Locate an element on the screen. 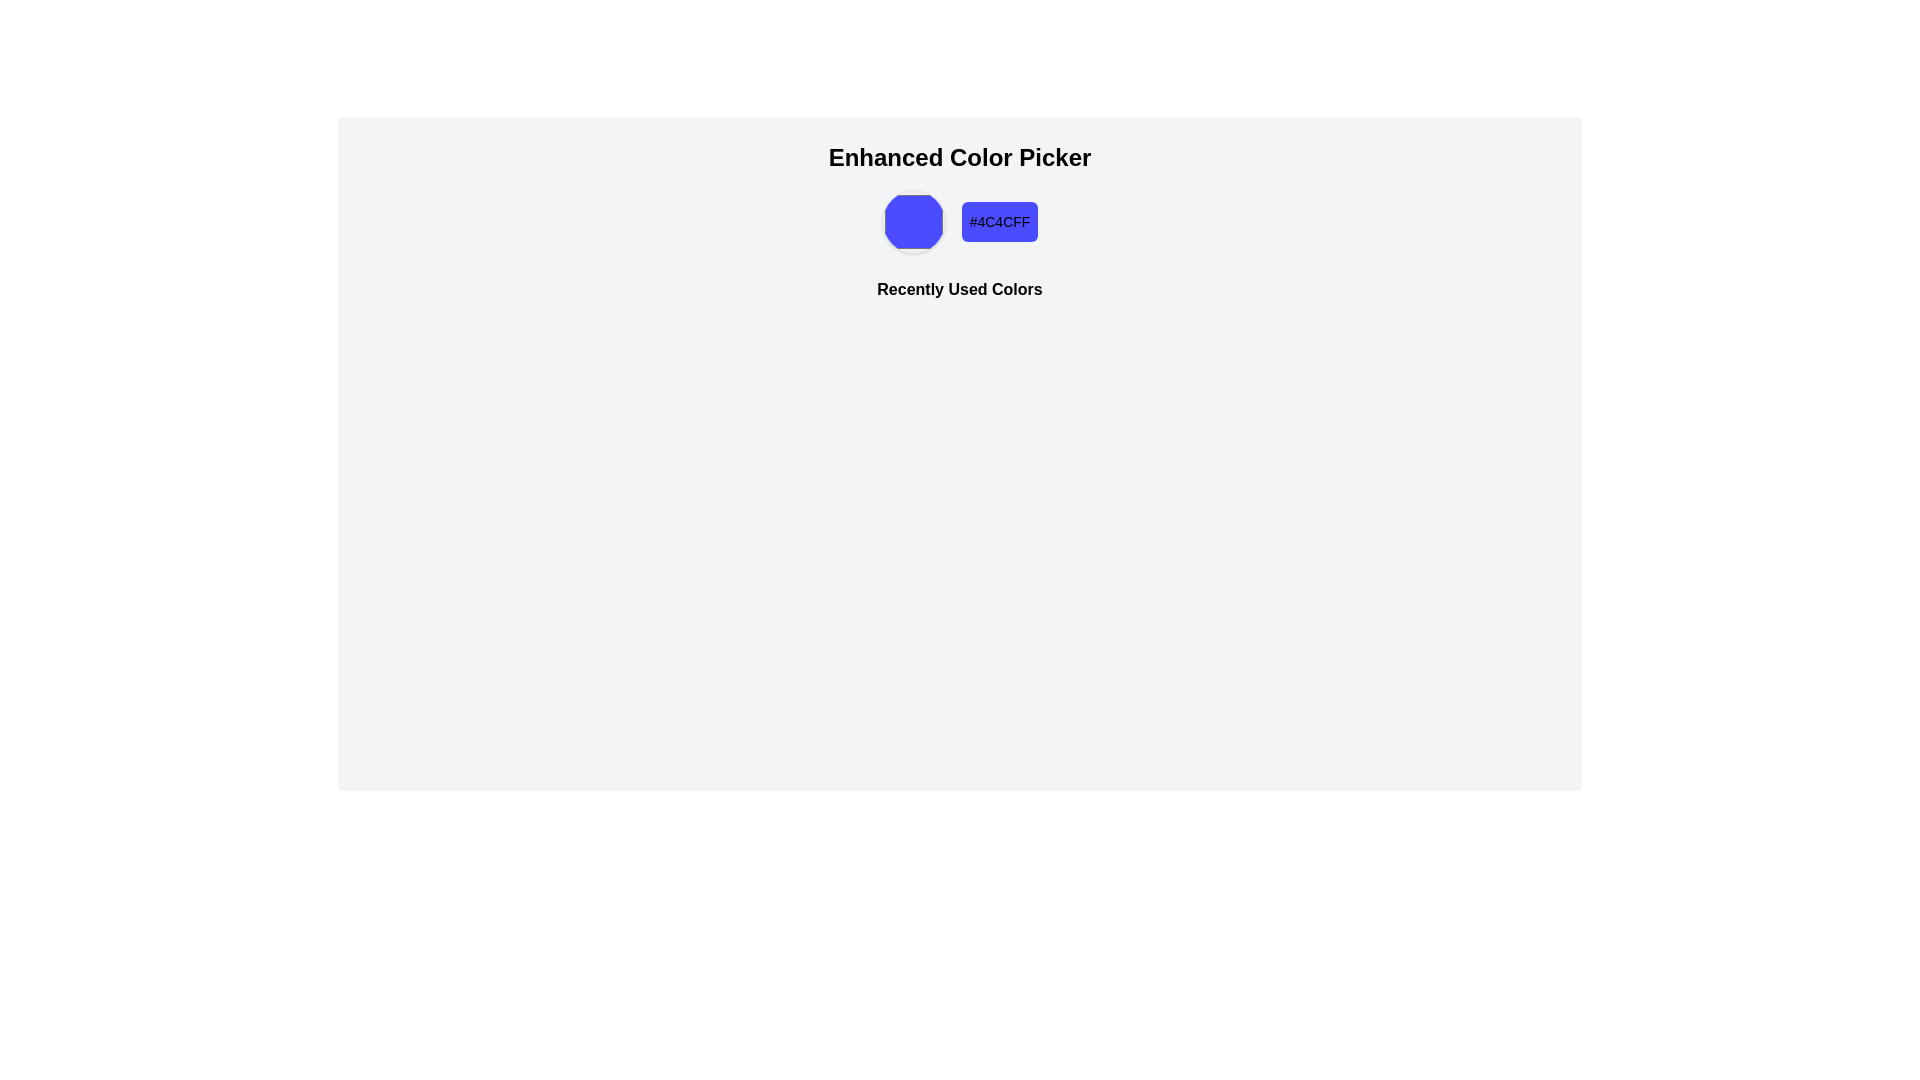 Image resolution: width=1920 pixels, height=1080 pixels. the color display with label '#4C4CFF' is located at coordinates (960, 222).